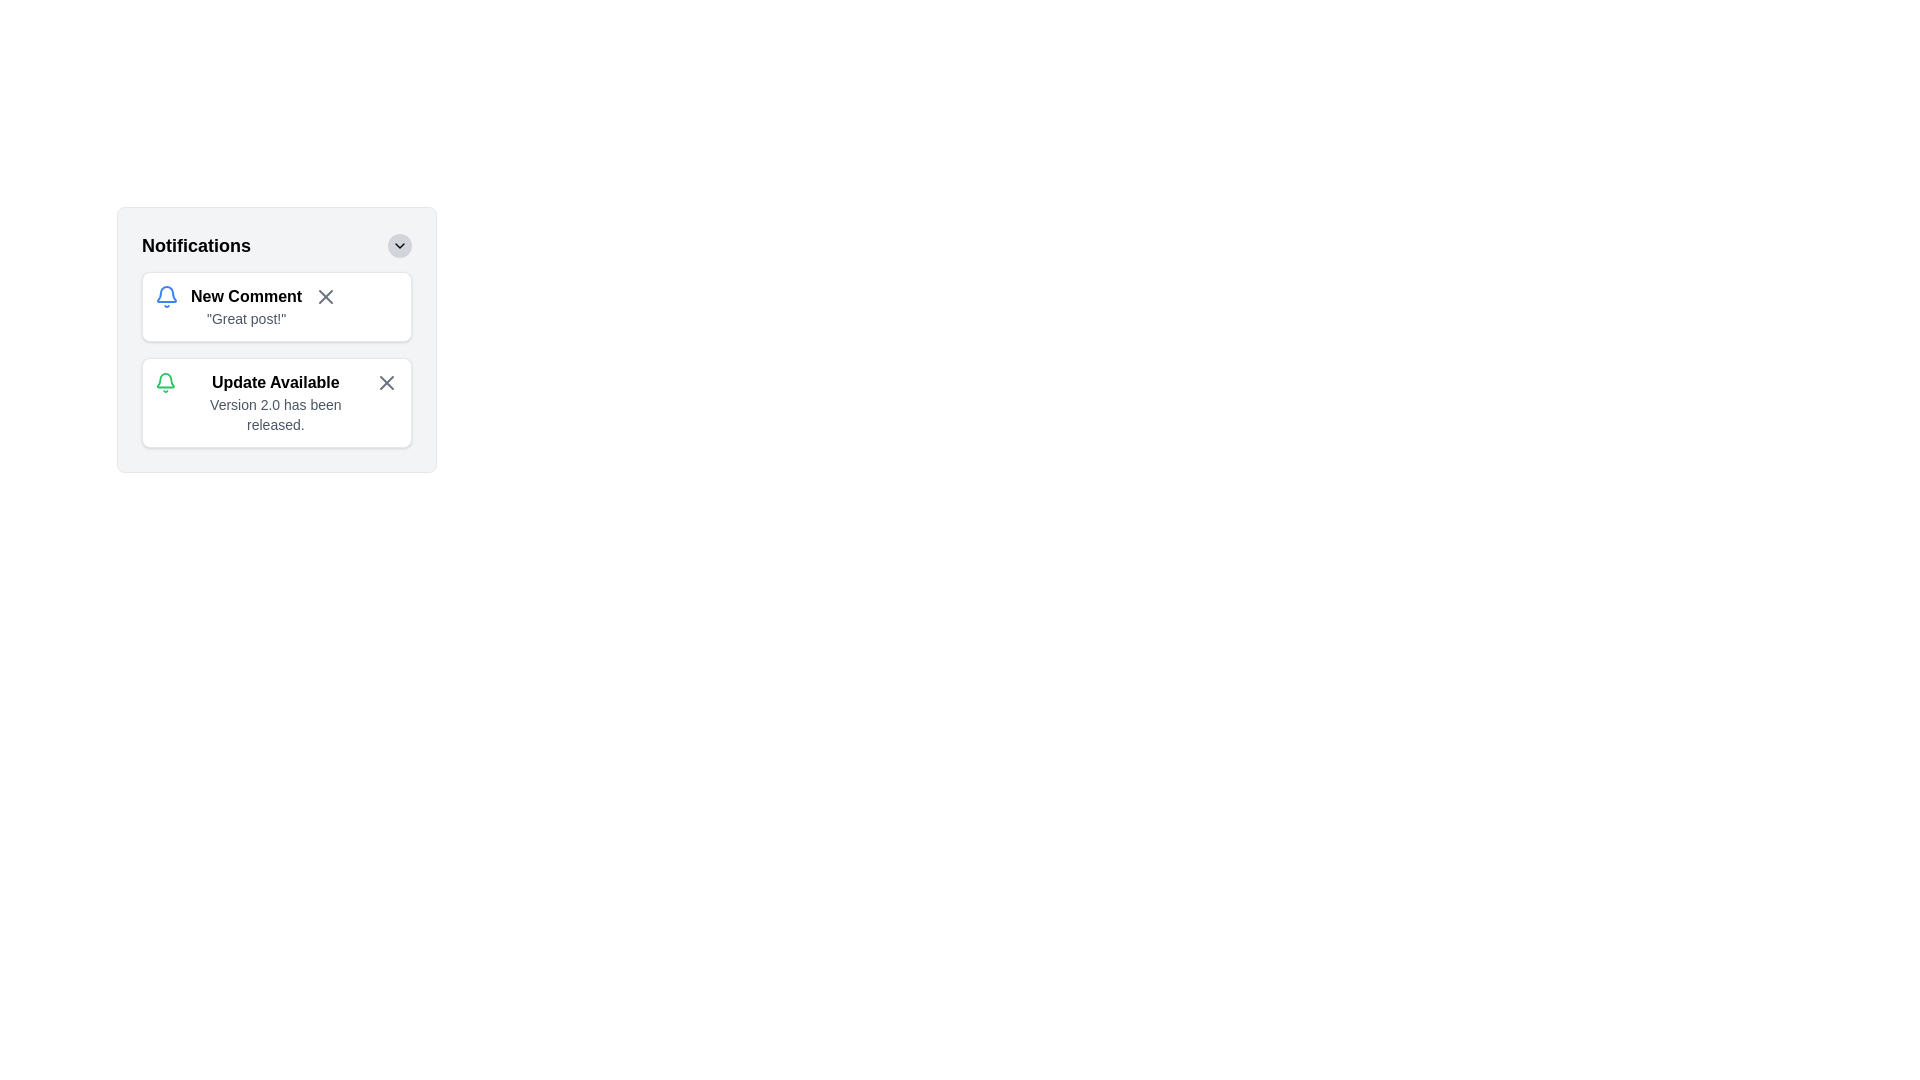 The image size is (1920, 1080). I want to click on the title Text Label of the notification section, which is positioned at the upper-left corner of the notification panel, so click(196, 245).